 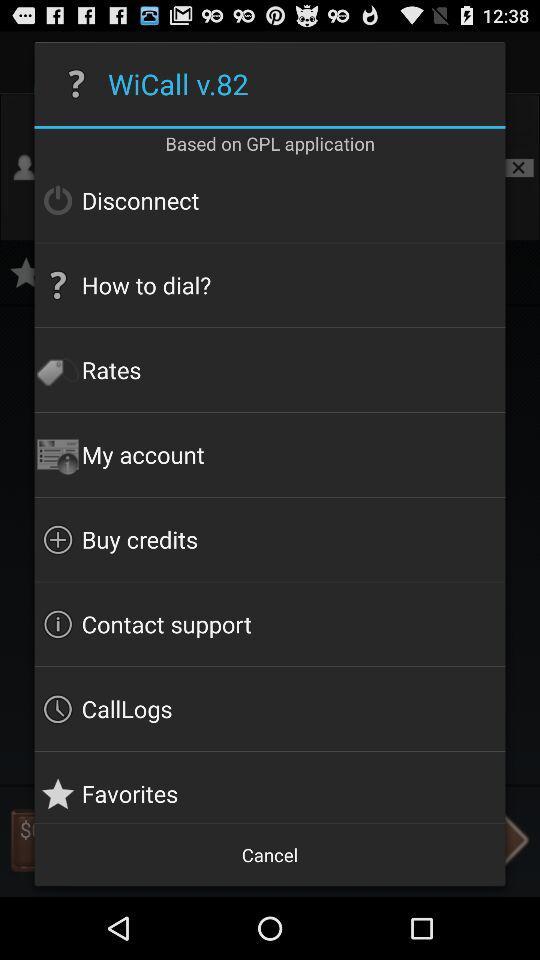 I want to click on the how to dial? icon, so click(x=270, y=284).